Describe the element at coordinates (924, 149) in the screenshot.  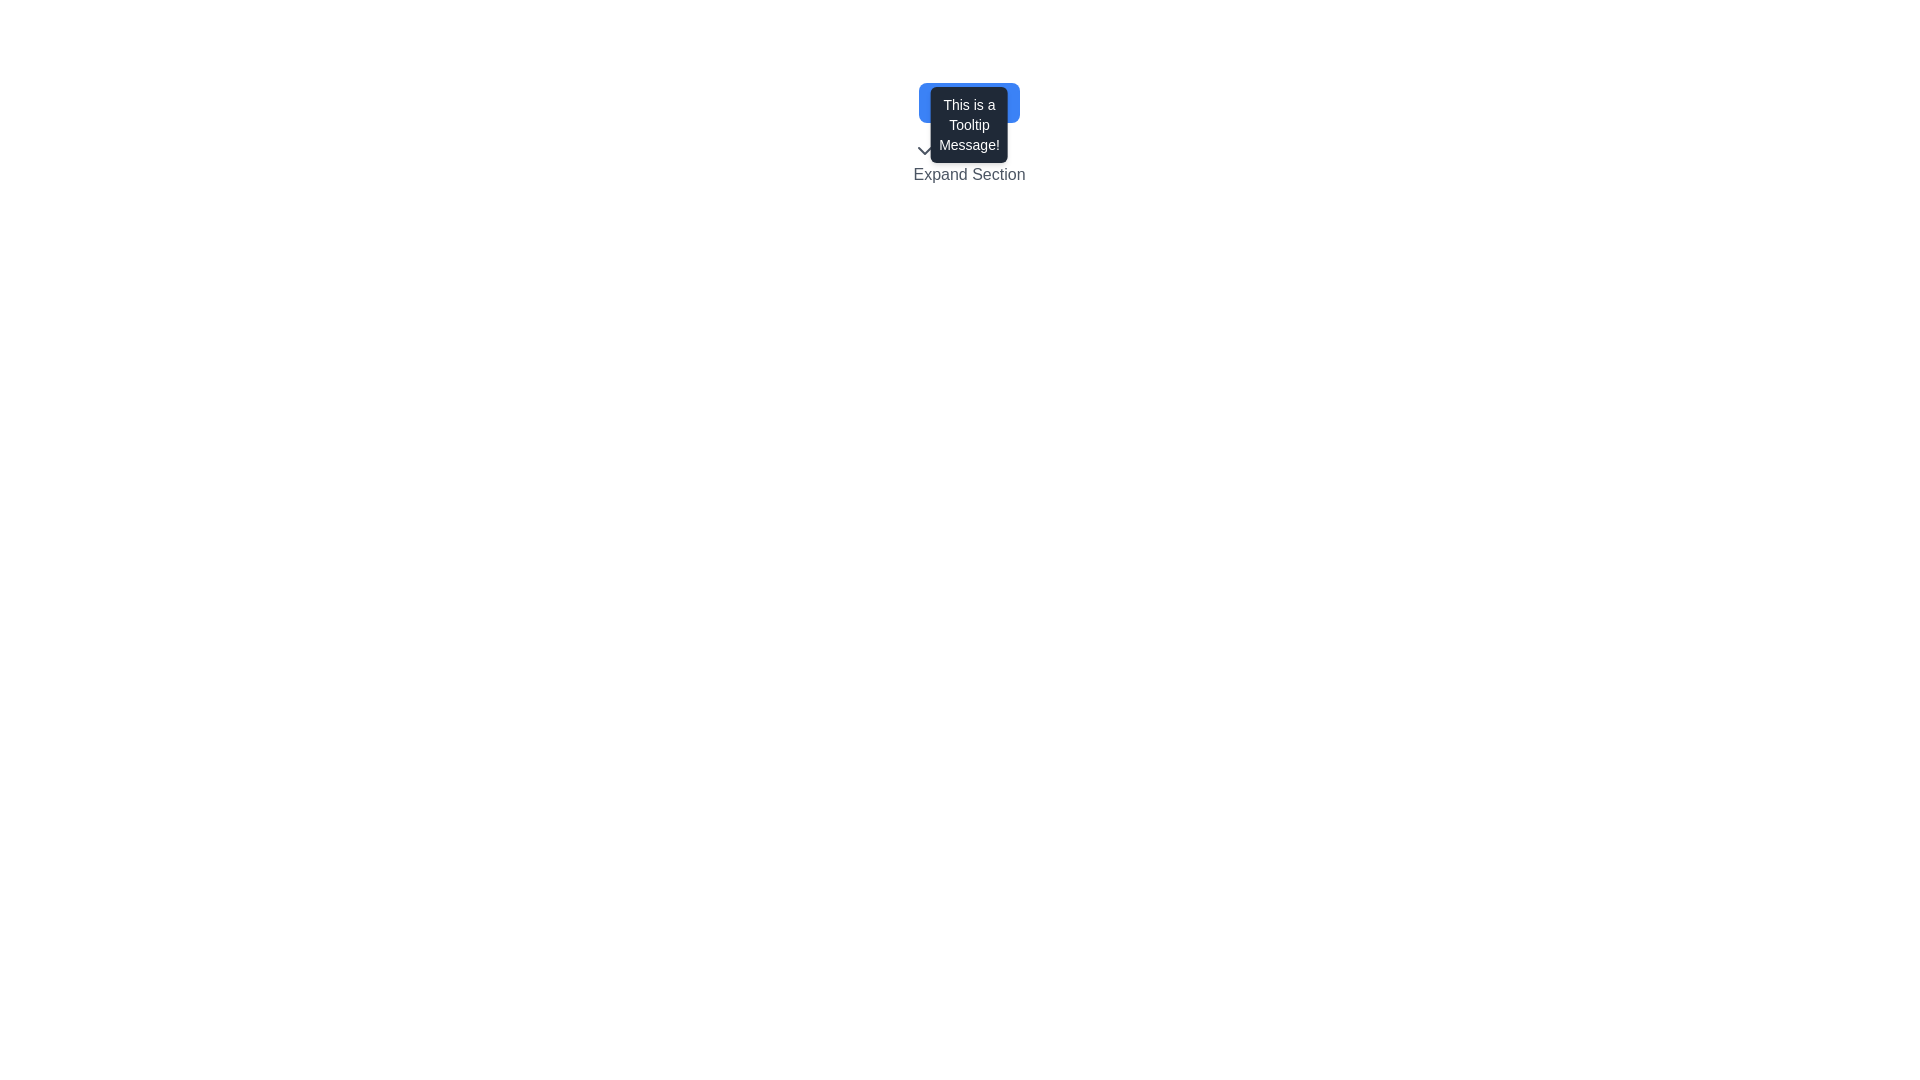
I see `the downward-facing arrow icon` at that location.